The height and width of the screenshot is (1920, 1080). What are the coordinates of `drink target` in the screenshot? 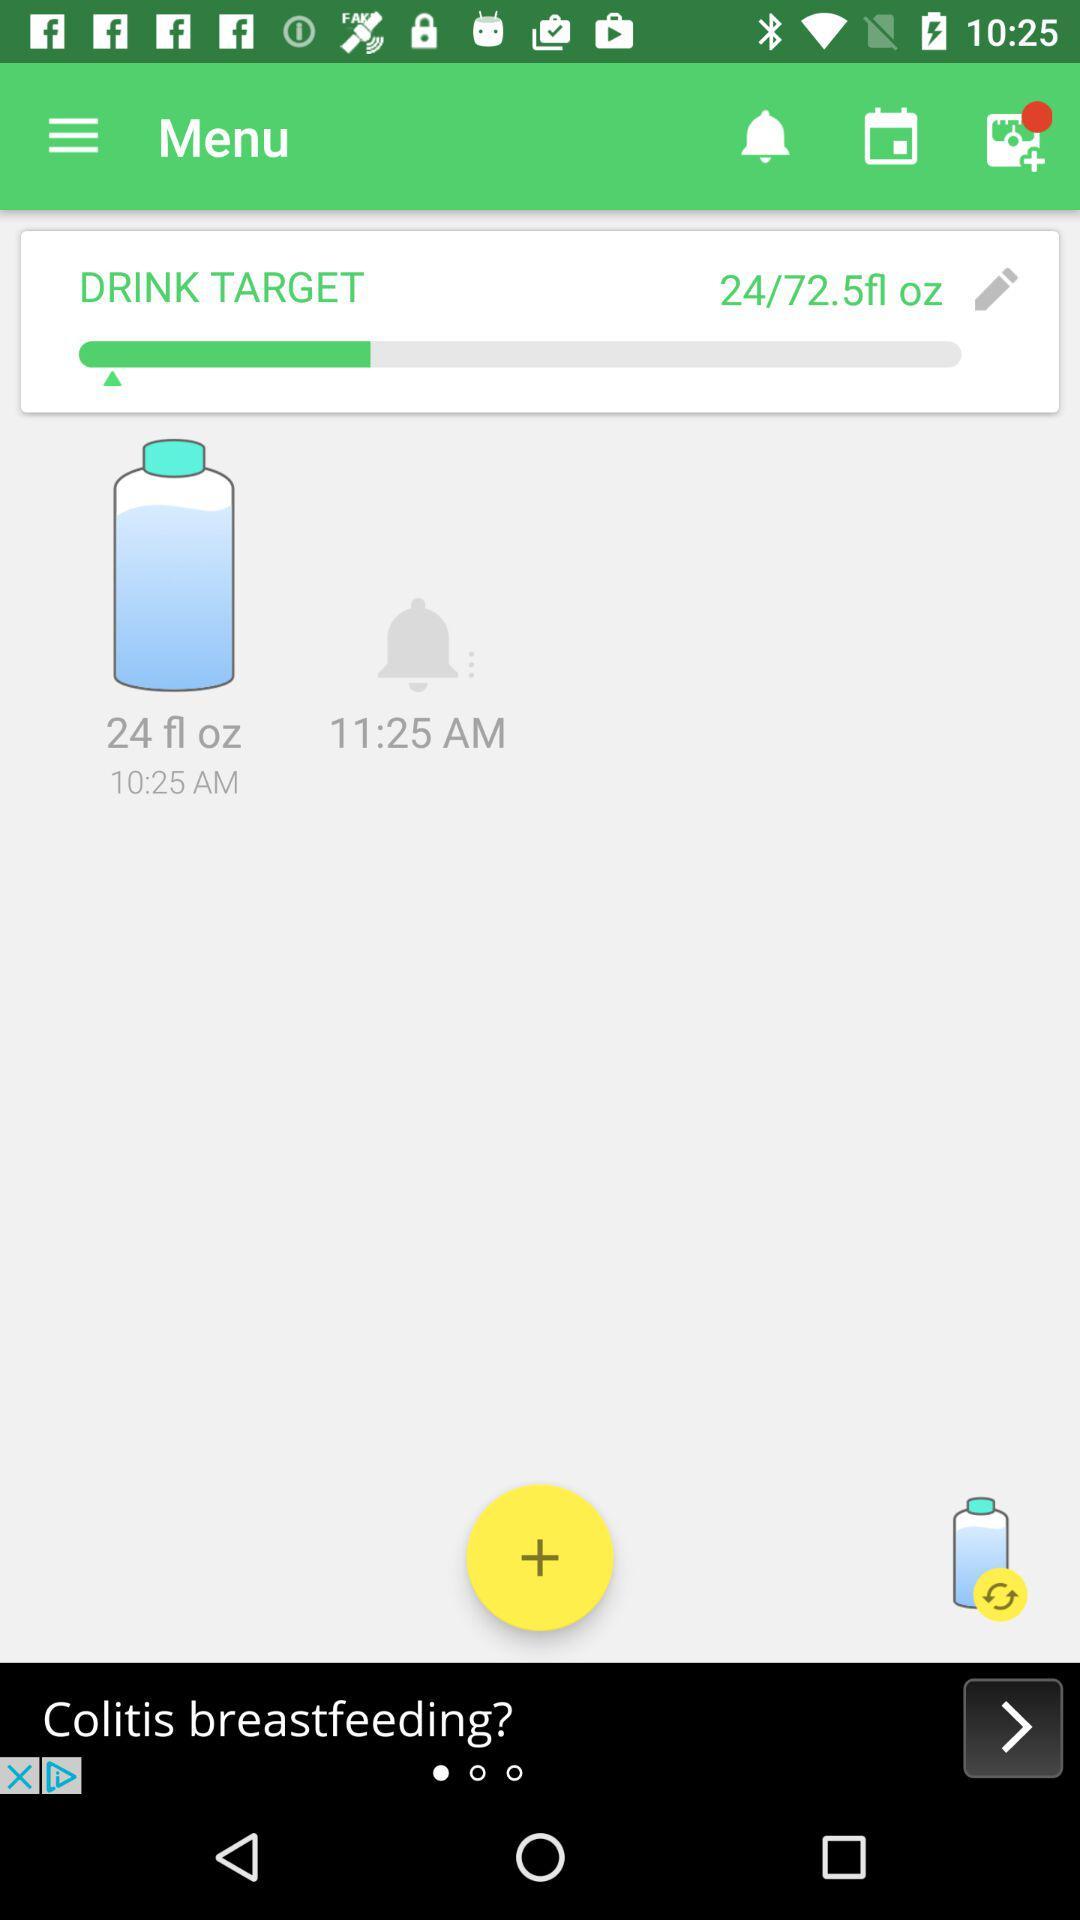 It's located at (540, 1556).